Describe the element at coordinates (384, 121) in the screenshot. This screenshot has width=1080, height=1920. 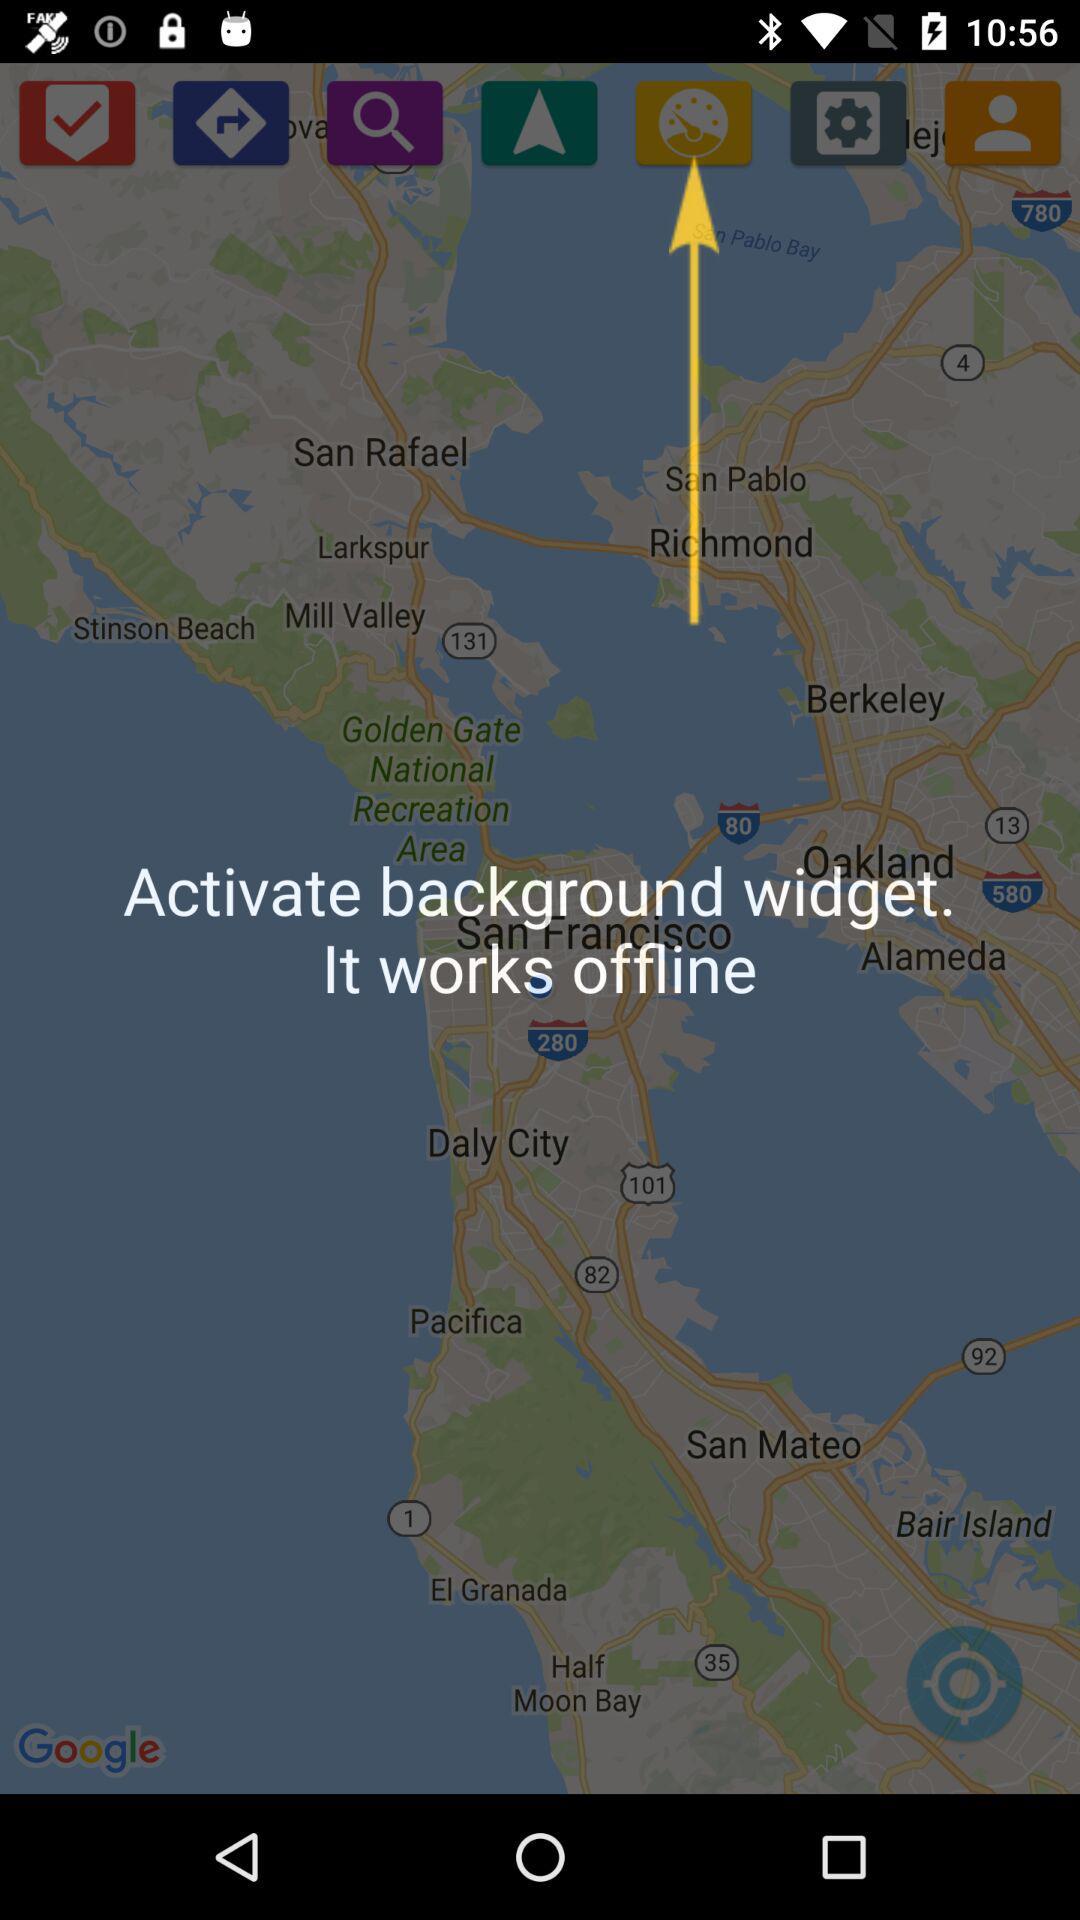
I see `search` at that location.